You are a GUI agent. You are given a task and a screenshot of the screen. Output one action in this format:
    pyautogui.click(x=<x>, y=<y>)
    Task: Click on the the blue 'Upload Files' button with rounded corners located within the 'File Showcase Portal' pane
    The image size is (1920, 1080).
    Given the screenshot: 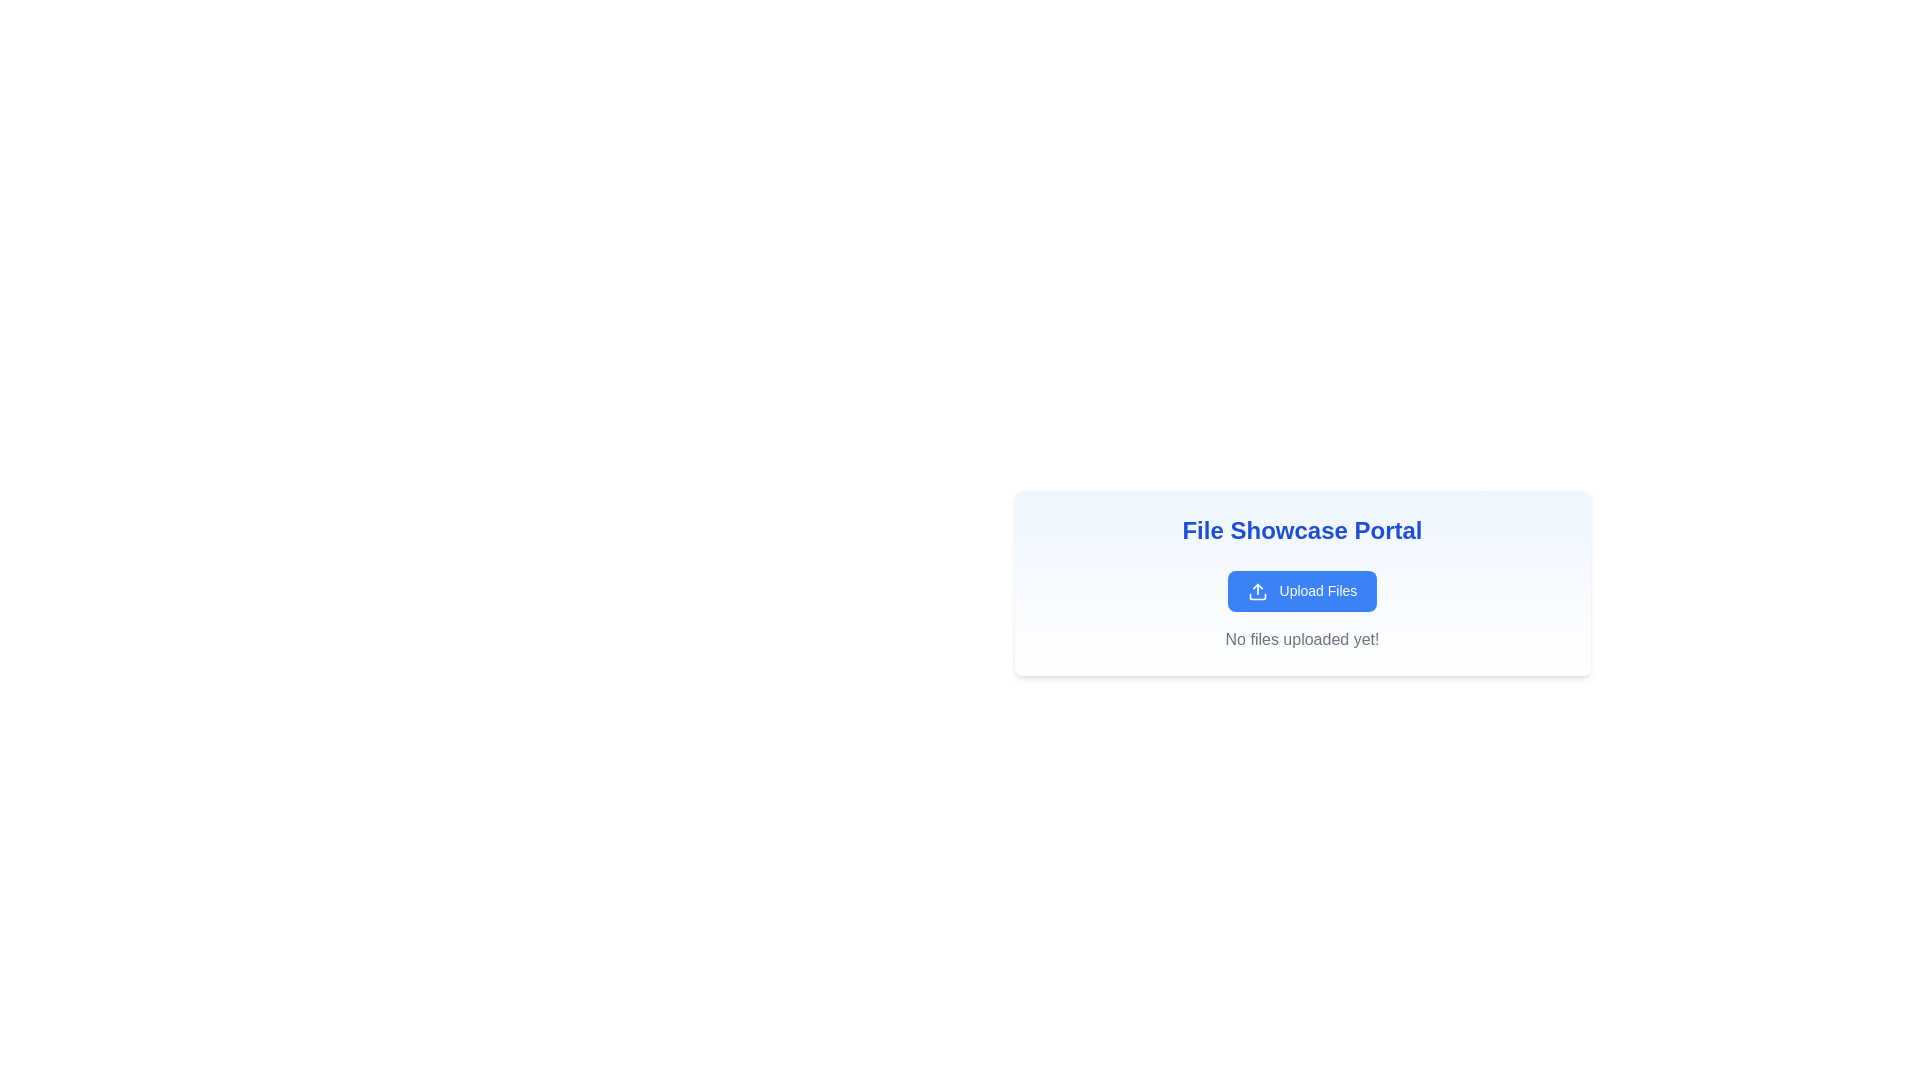 What is the action you would take?
    pyautogui.click(x=1302, y=590)
    